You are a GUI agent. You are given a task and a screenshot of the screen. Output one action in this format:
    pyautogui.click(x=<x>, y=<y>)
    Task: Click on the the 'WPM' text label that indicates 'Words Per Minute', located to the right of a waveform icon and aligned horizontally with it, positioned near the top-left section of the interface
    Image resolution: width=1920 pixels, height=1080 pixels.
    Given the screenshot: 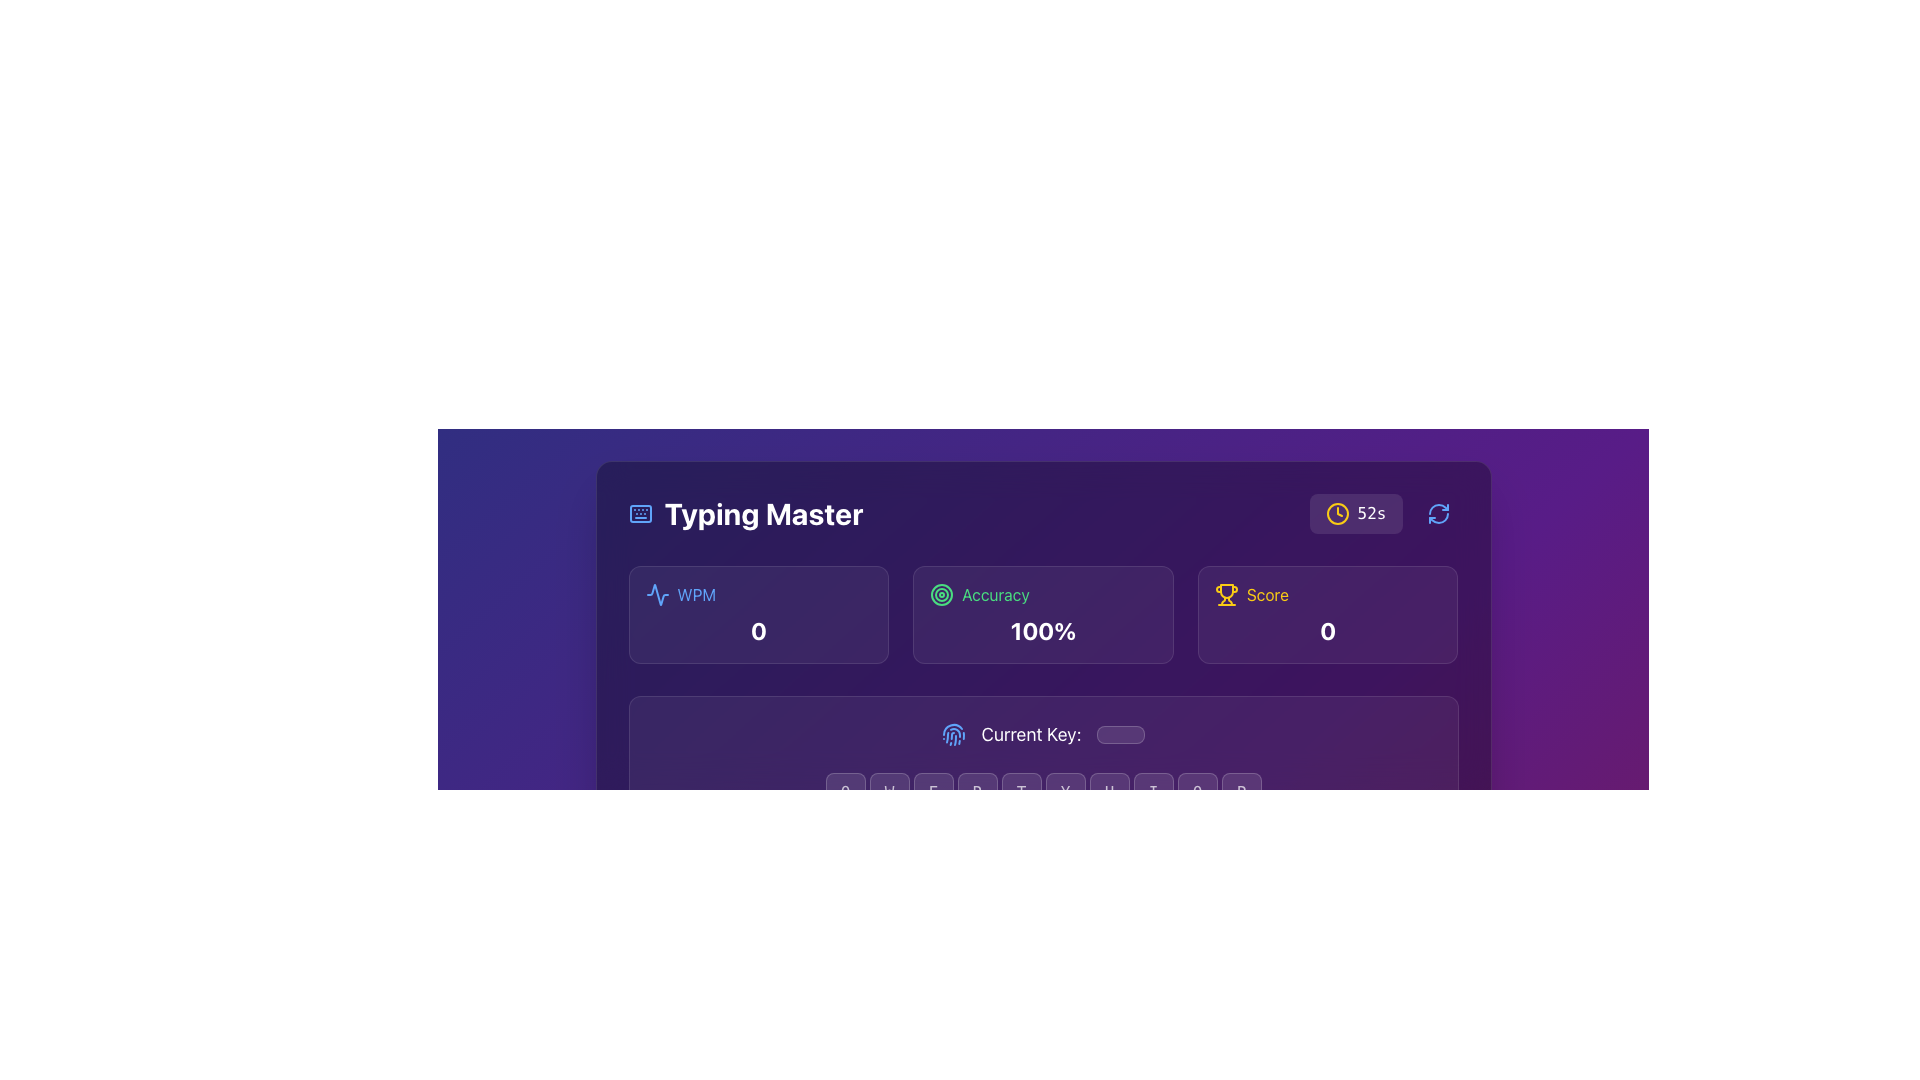 What is the action you would take?
    pyautogui.click(x=696, y=593)
    